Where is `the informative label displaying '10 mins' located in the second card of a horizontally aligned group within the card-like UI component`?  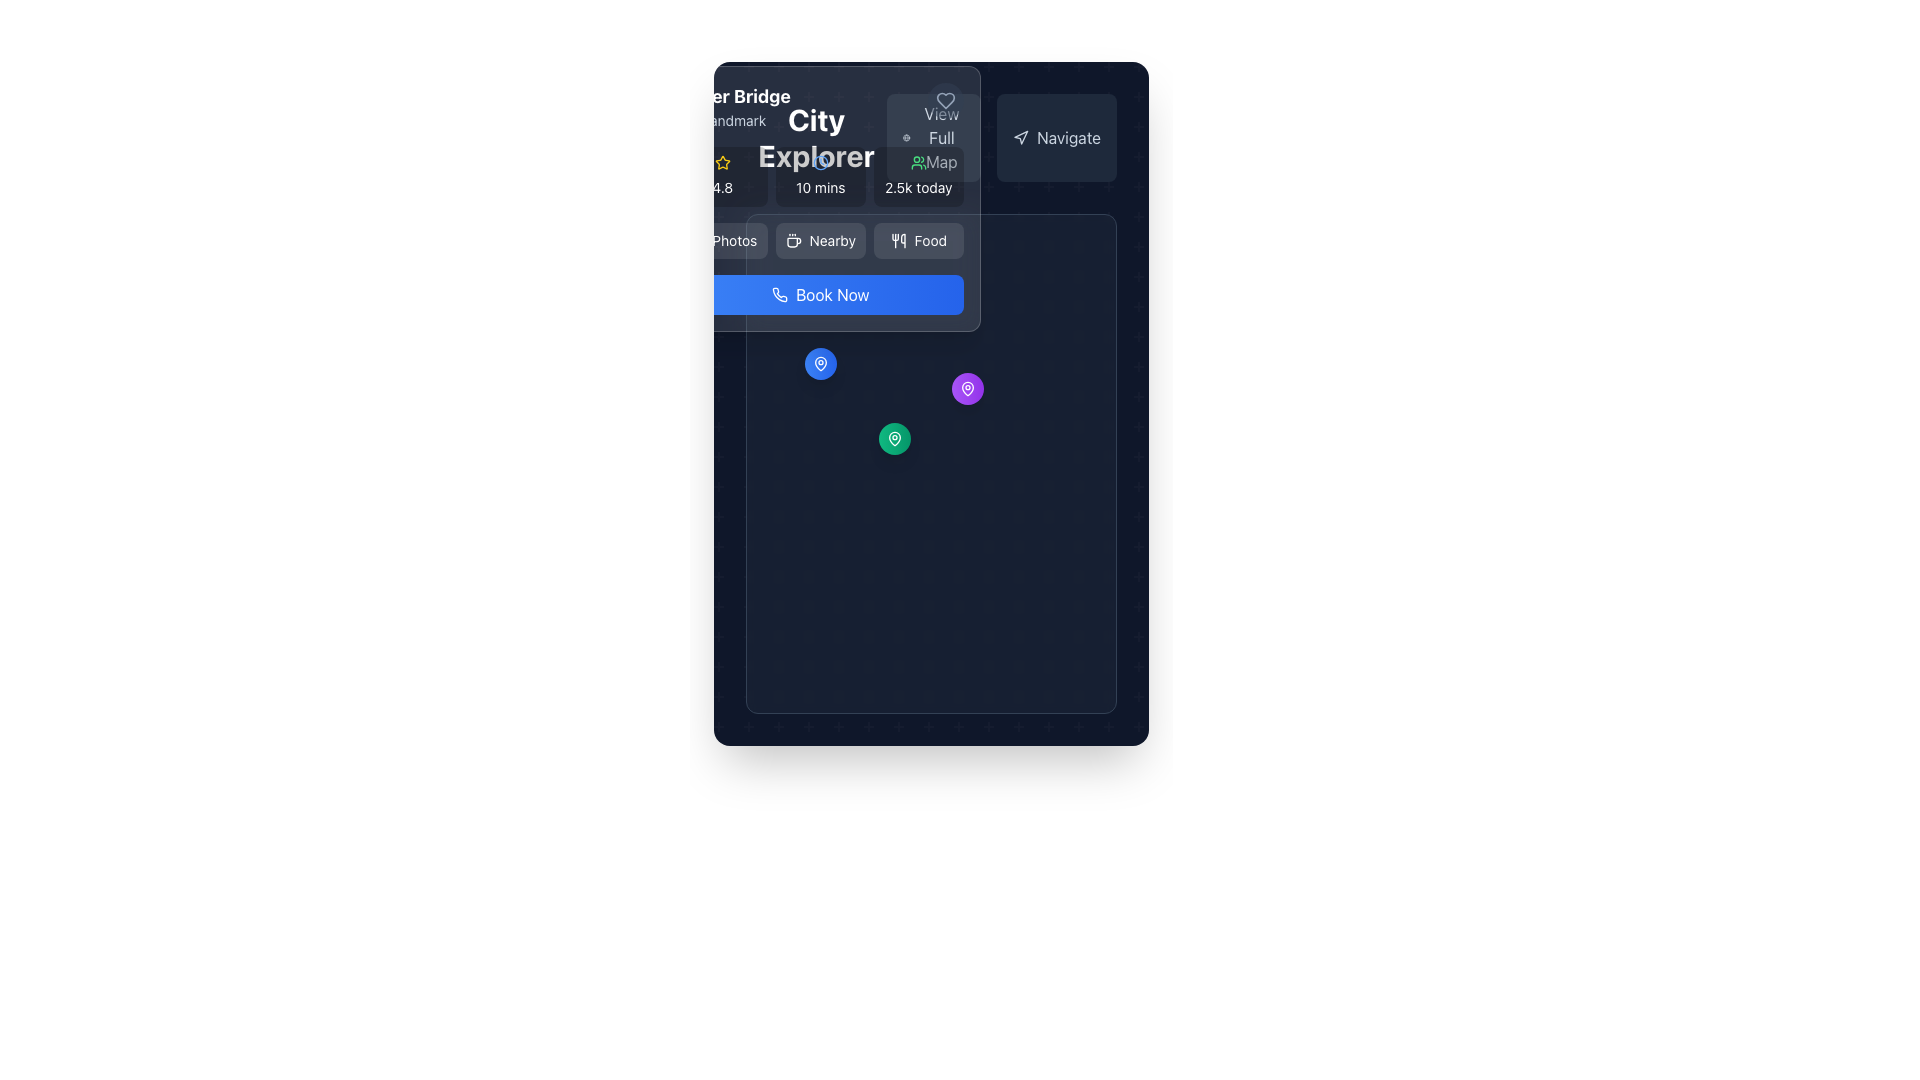 the informative label displaying '10 mins' located in the second card of a horizontally aligned group within the card-like UI component is located at coordinates (820, 176).